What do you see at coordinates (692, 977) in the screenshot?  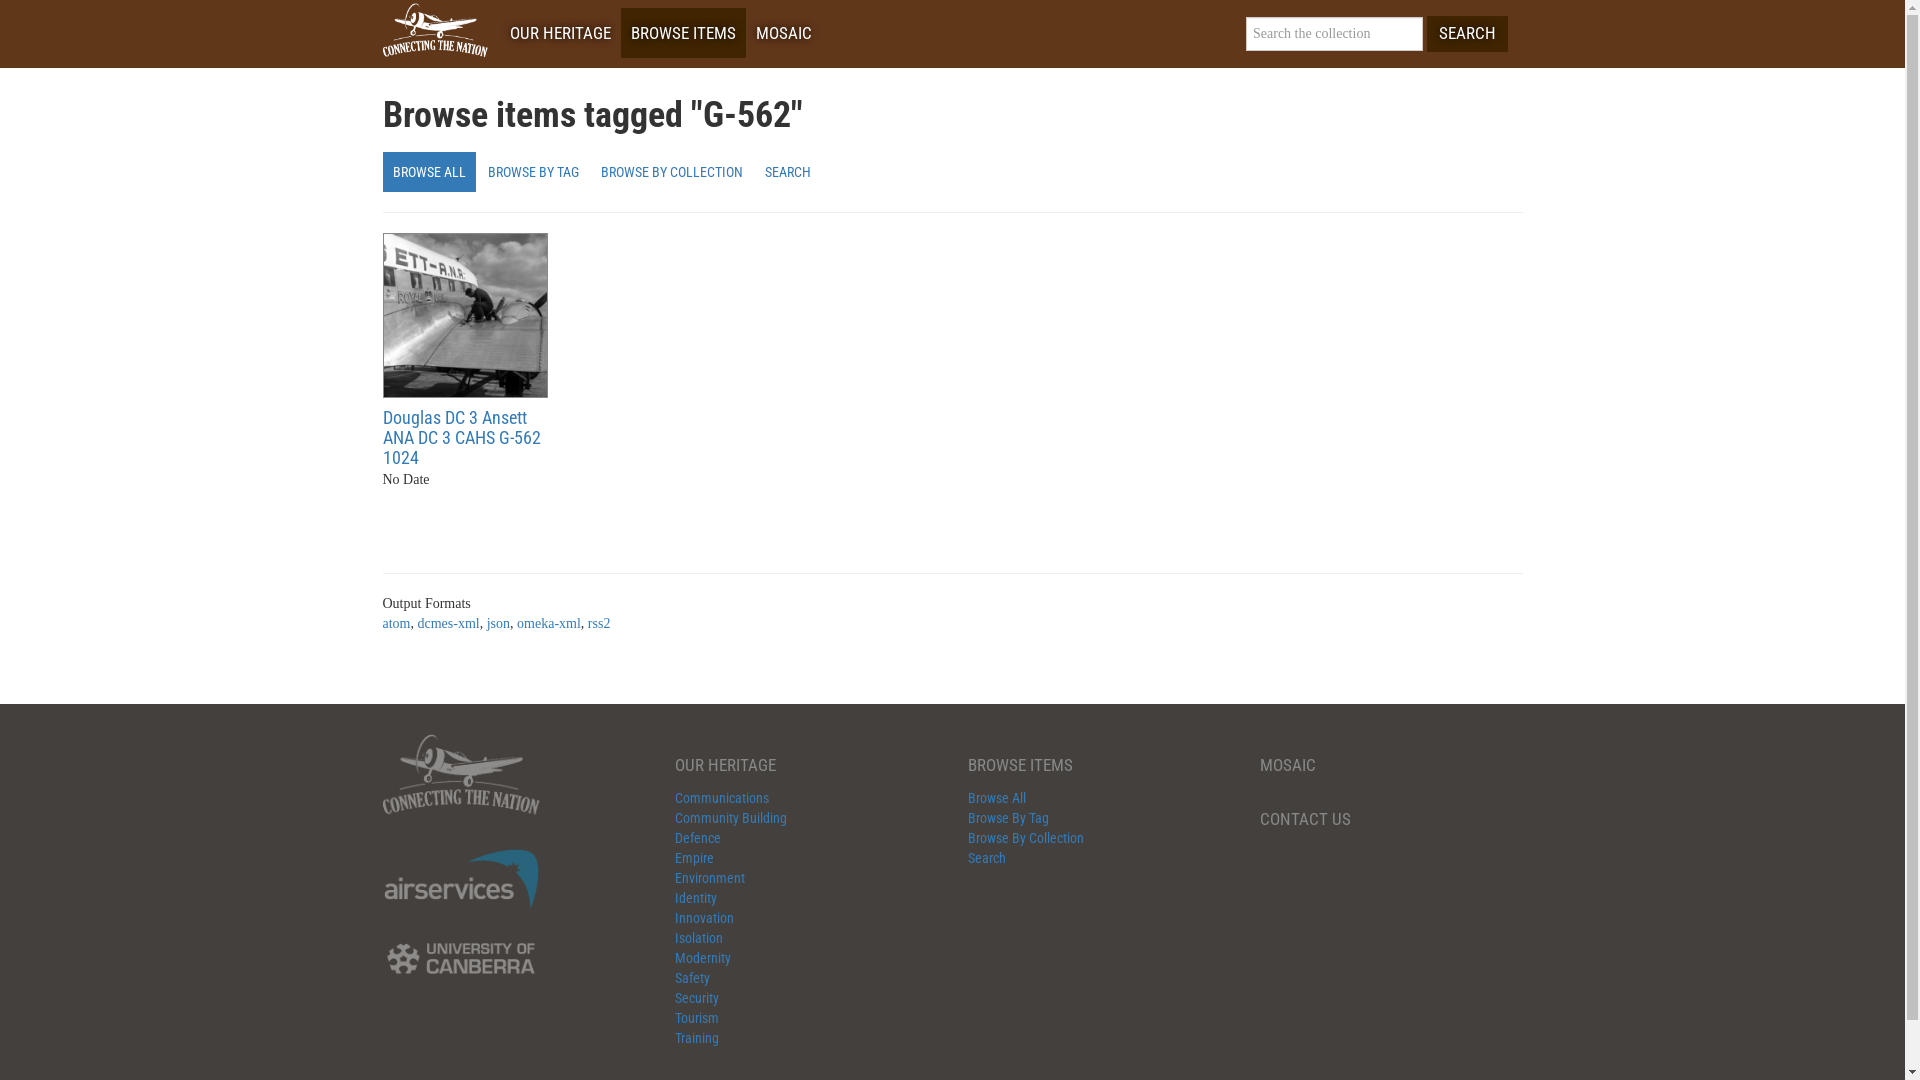 I see `'Safety'` at bounding box center [692, 977].